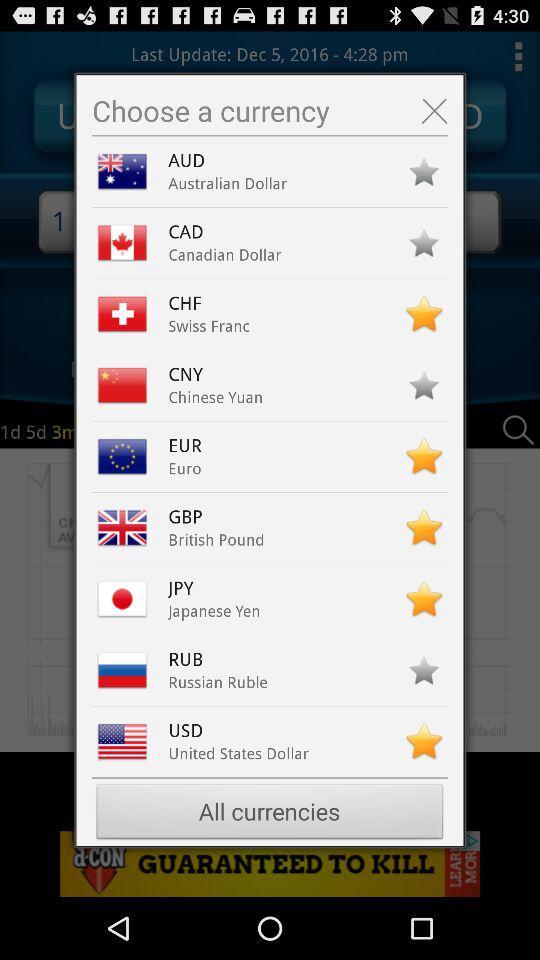  What do you see at coordinates (190, 588) in the screenshot?
I see `jpy icon` at bounding box center [190, 588].